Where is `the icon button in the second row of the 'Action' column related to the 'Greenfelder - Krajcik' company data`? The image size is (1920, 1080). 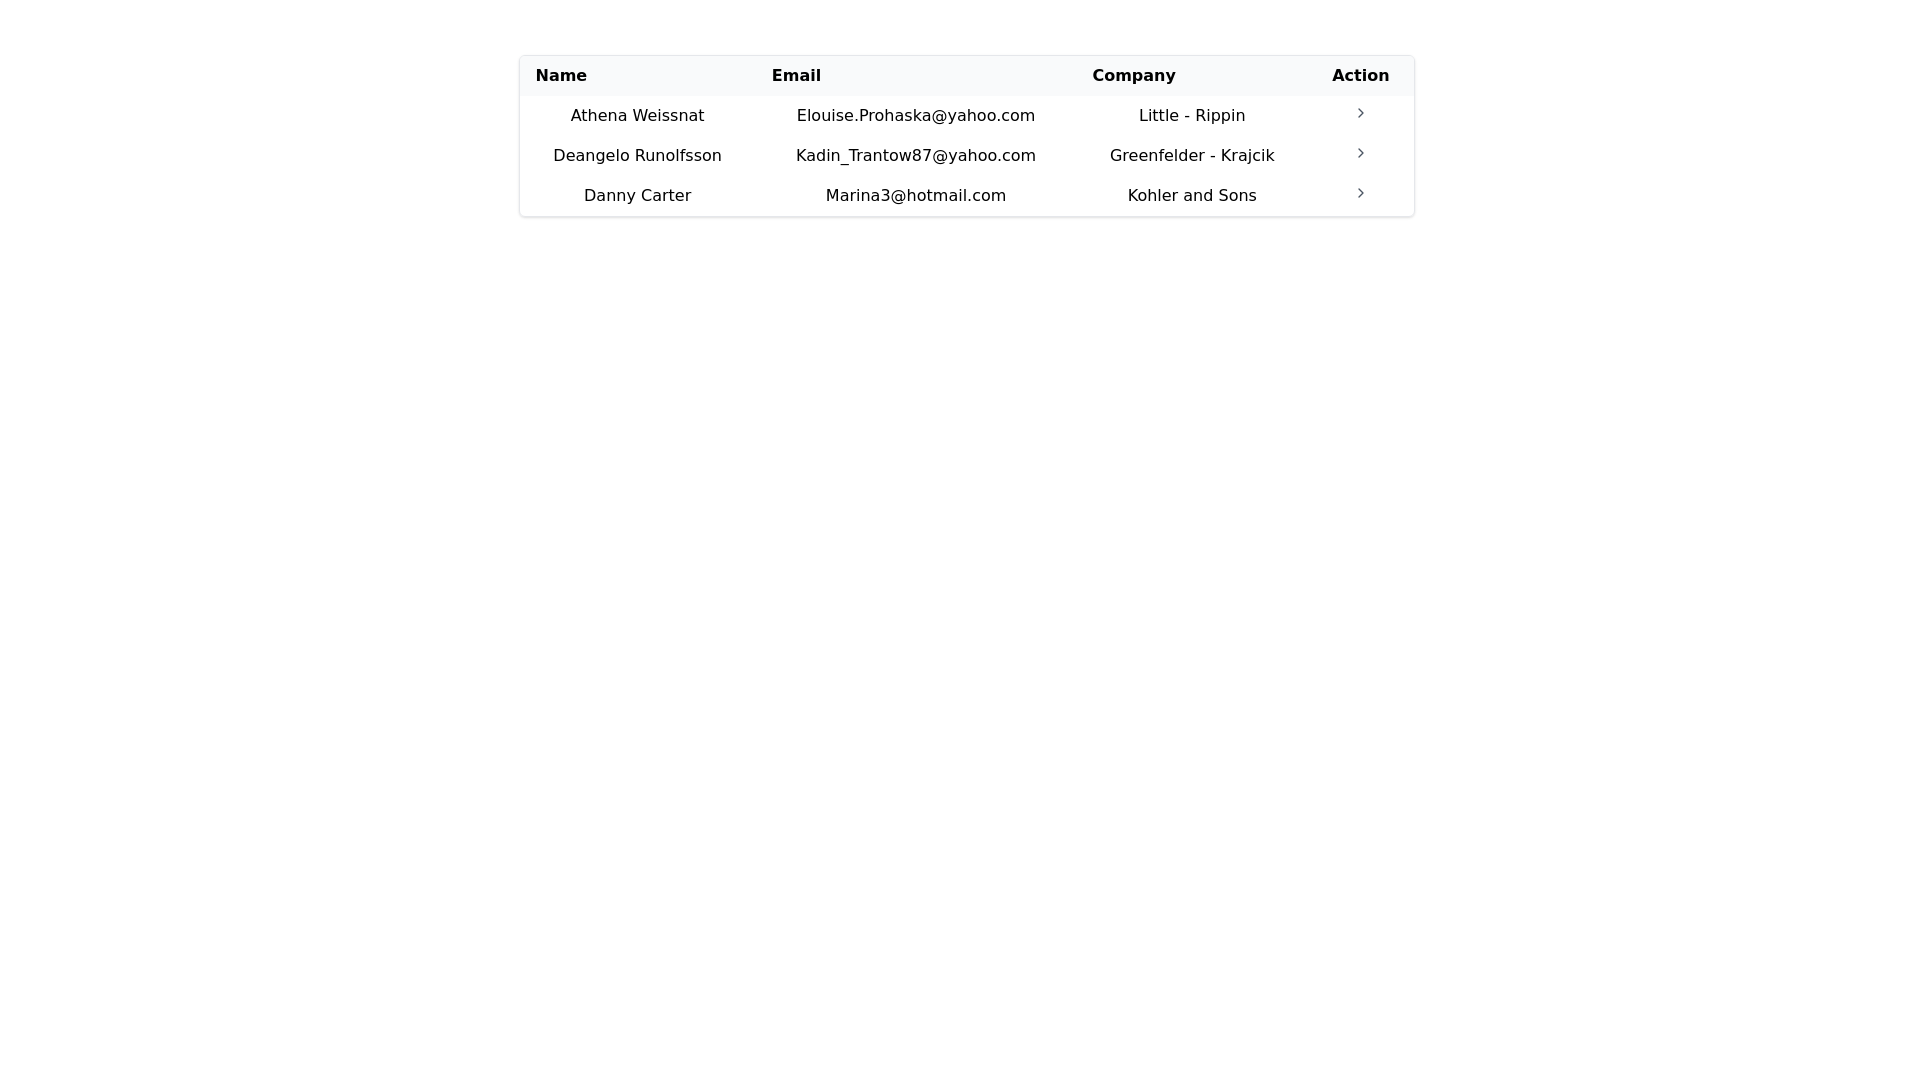 the icon button in the second row of the 'Action' column related to the 'Greenfelder - Krajcik' company data is located at coordinates (1360, 152).